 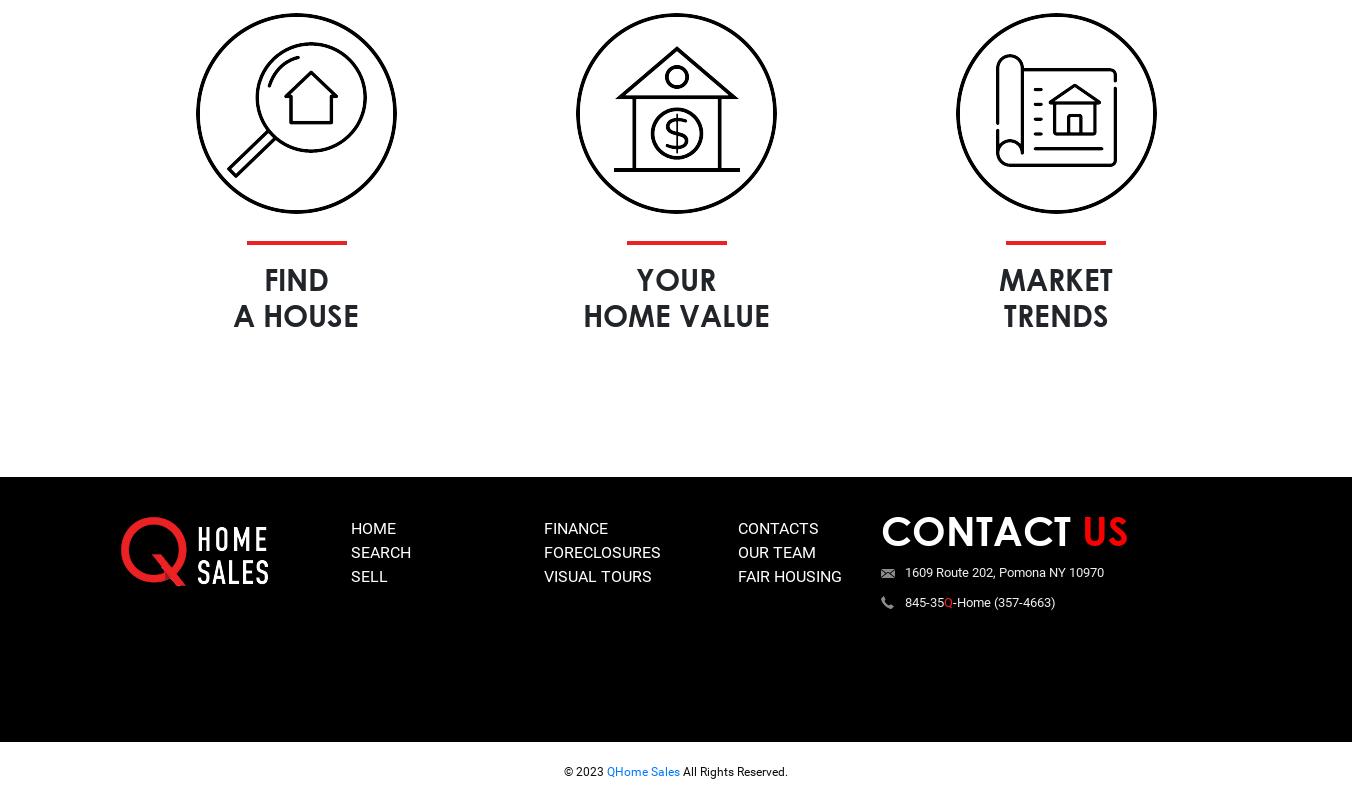 What do you see at coordinates (879, 529) in the screenshot?
I see `'Contact'` at bounding box center [879, 529].